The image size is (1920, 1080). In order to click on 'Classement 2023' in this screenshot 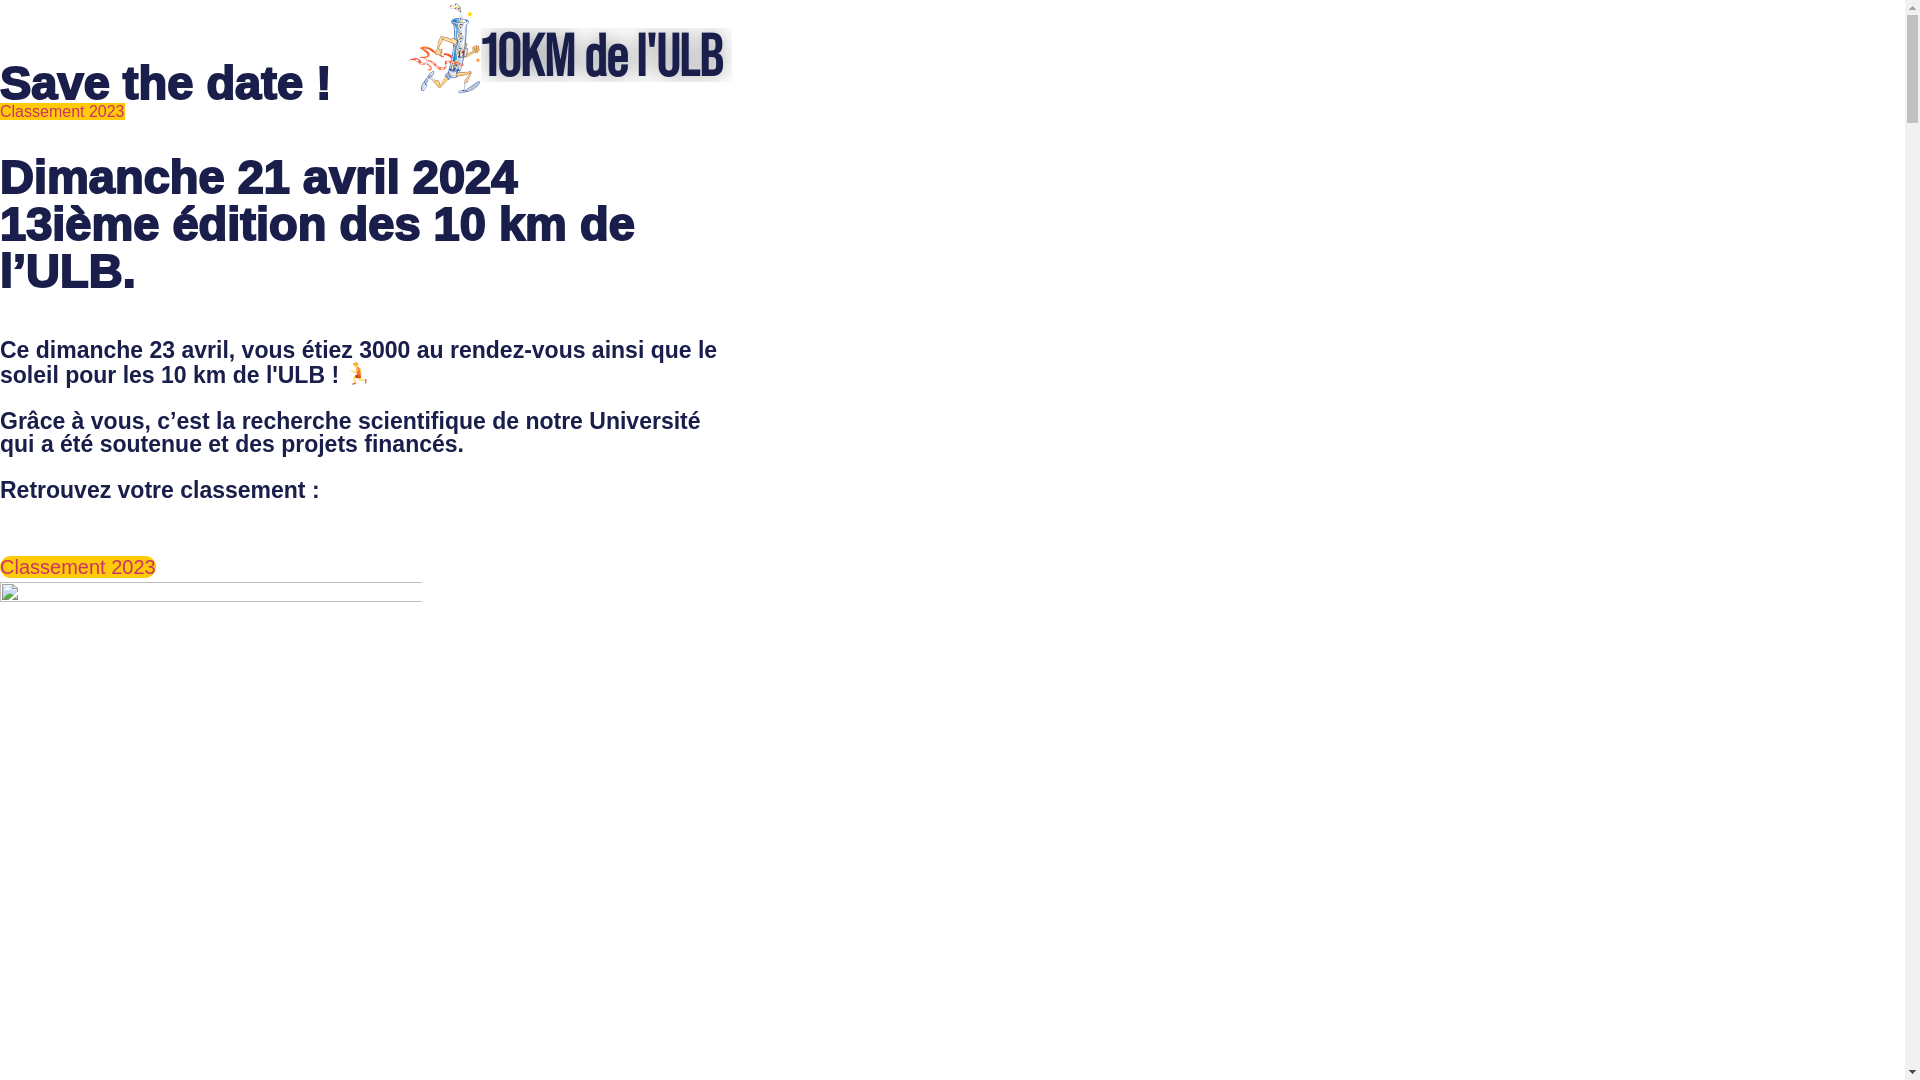, I will do `click(0, 111)`.